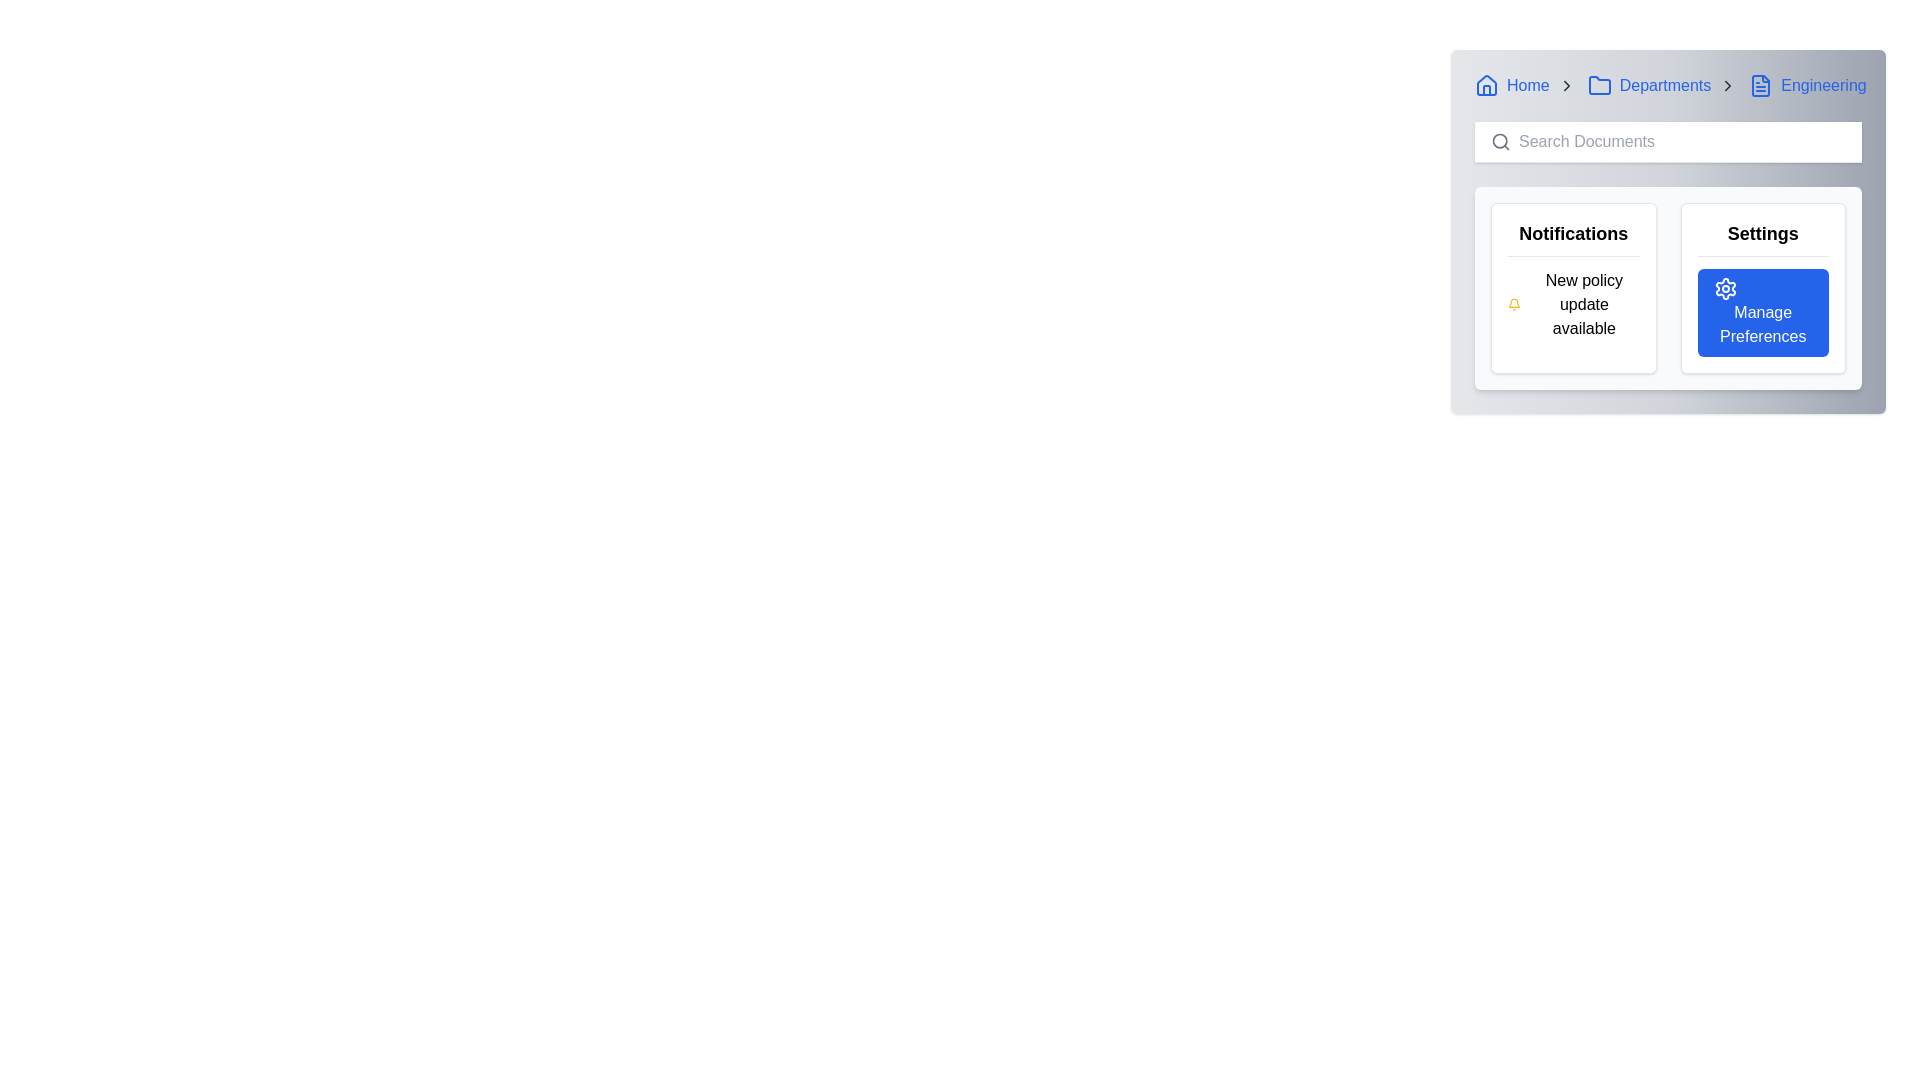 The height and width of the screenshot is (1080, 1920). What do you see at coordinates (1724, 289) in the screenshot?
I see `the settings icon located on the right side of the layout, which is associated with the 'Manage Preferences' label` at bounding box center [1724, 289].